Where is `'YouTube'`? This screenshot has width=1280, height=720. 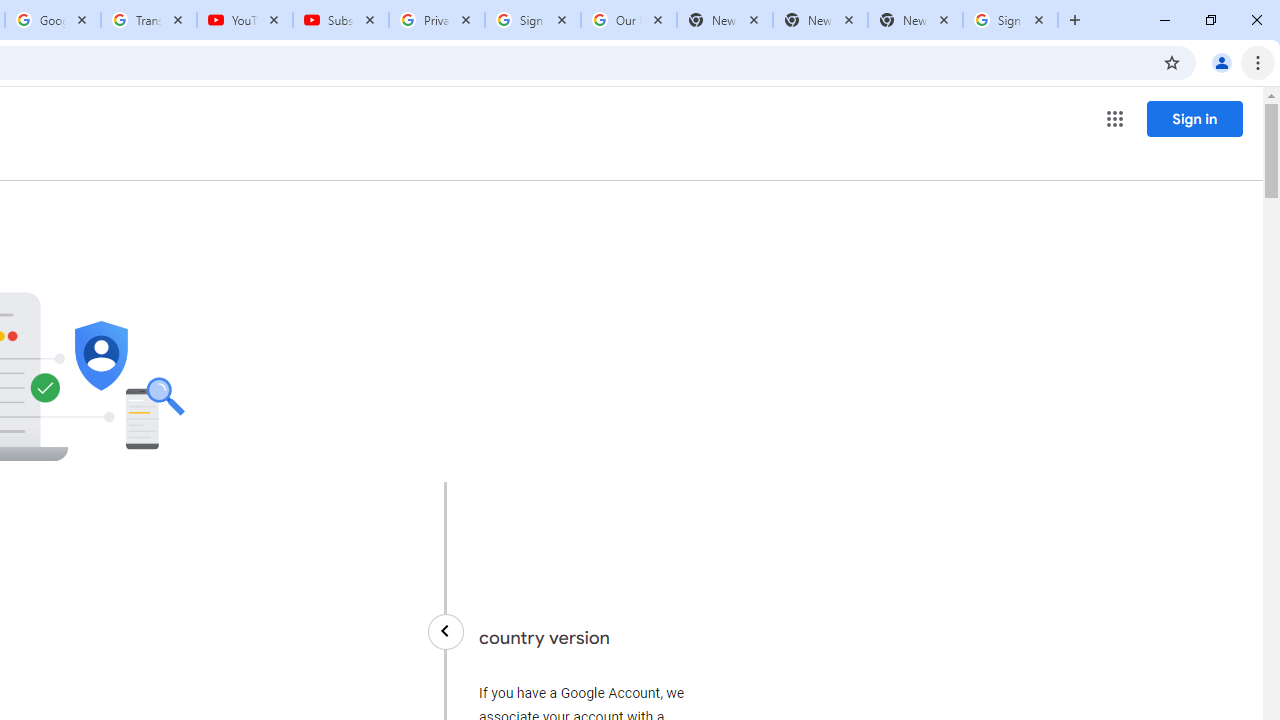
'YouTube' is located at coordinates (244, 20).